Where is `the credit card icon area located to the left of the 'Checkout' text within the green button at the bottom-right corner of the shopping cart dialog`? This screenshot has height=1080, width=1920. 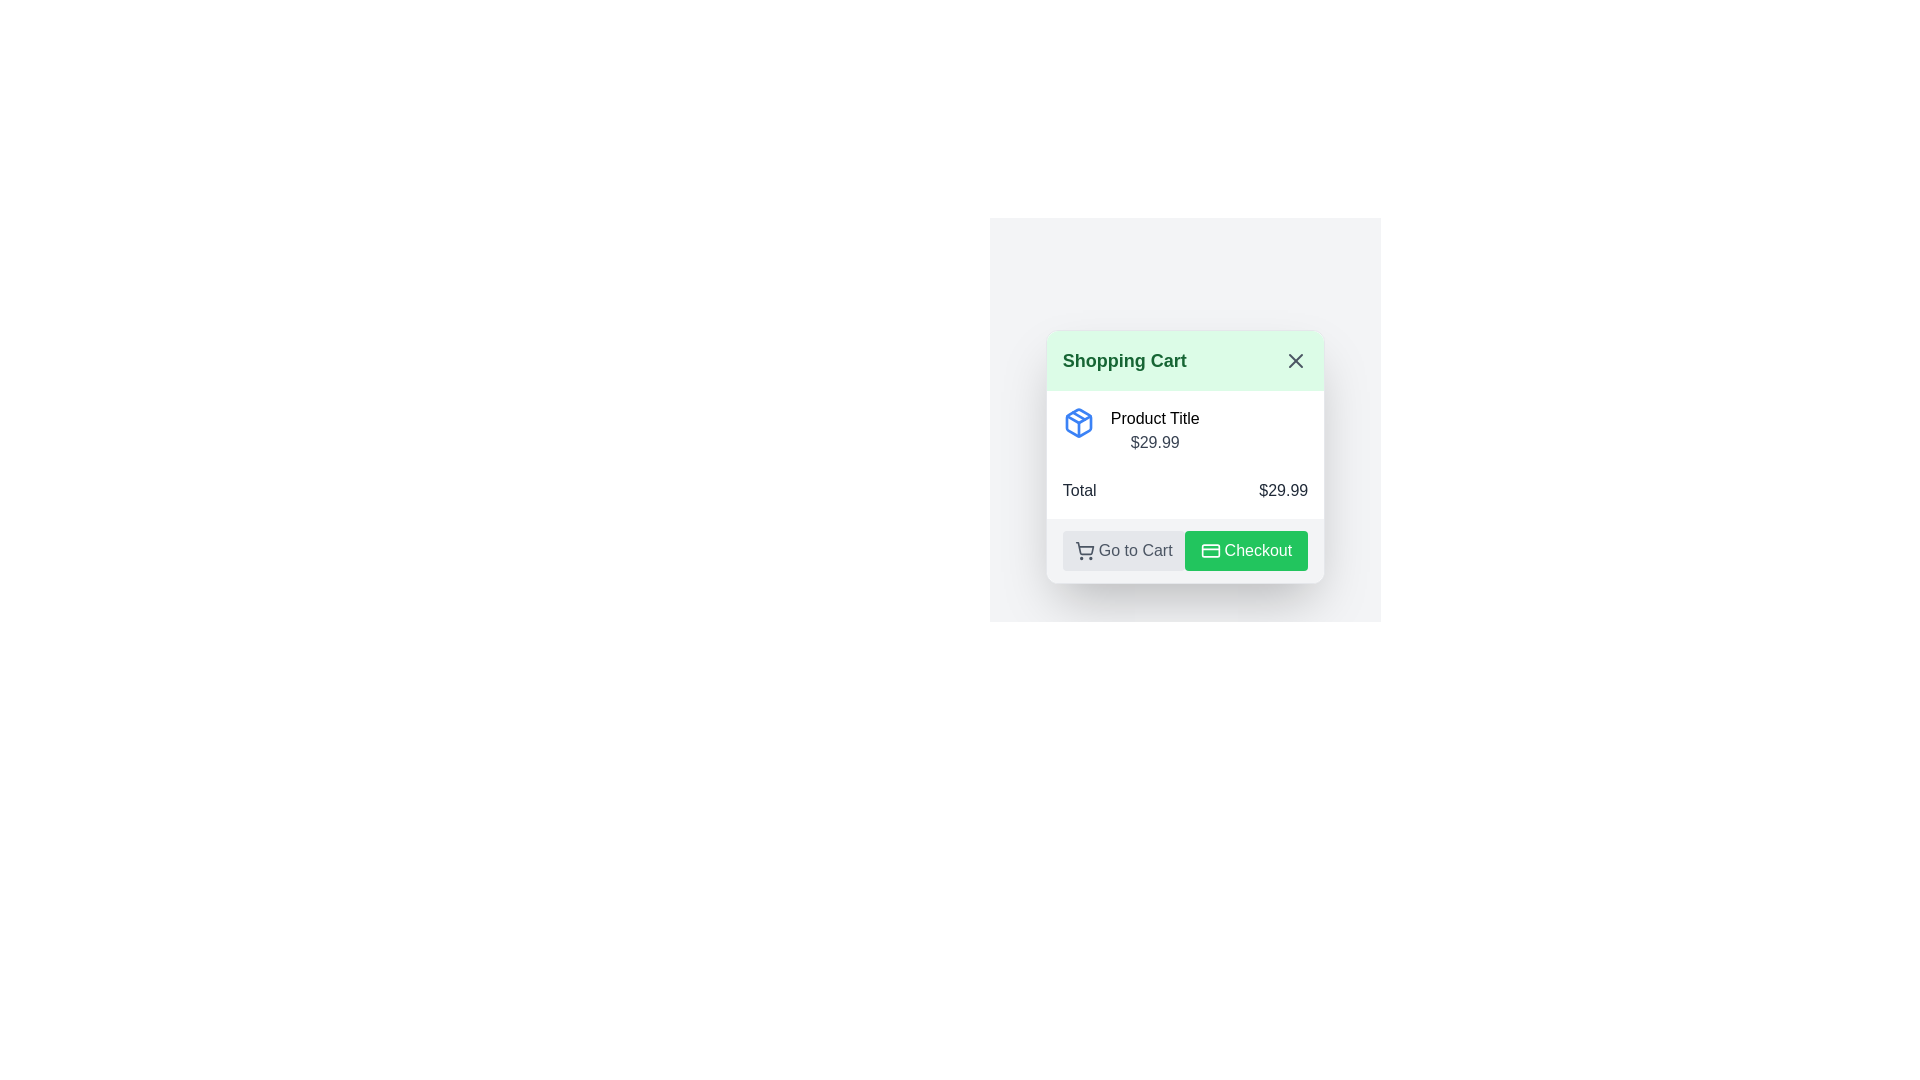
the credit card icon area located to the left of the 'Checkout' text within the green button at the bottom-right corner of the shopping cart dialog is located at coordinates (1209, 551).